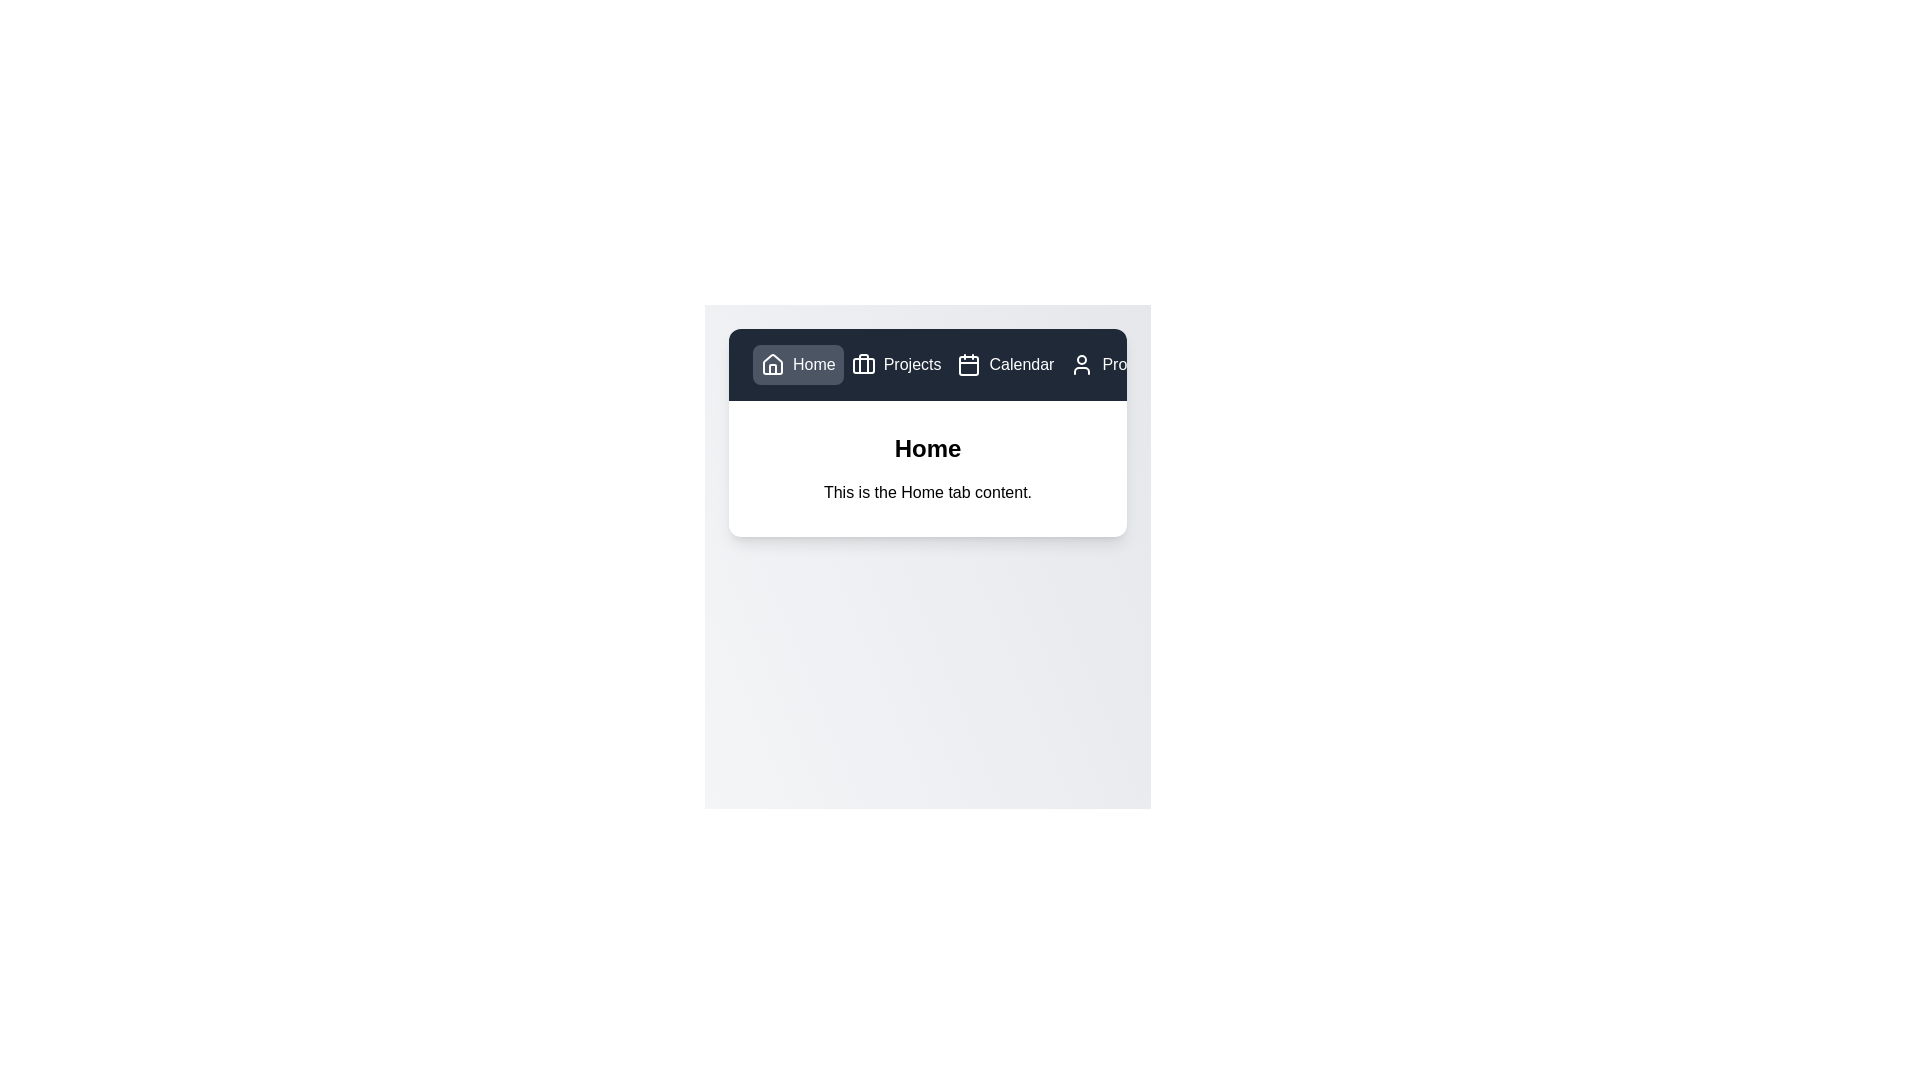 The height and width of the screenshot is (1080, 1920). Describe the element at coordinates (895, 365) in the screenshot. I see `the Projects tab by clicking on its button` at that location.